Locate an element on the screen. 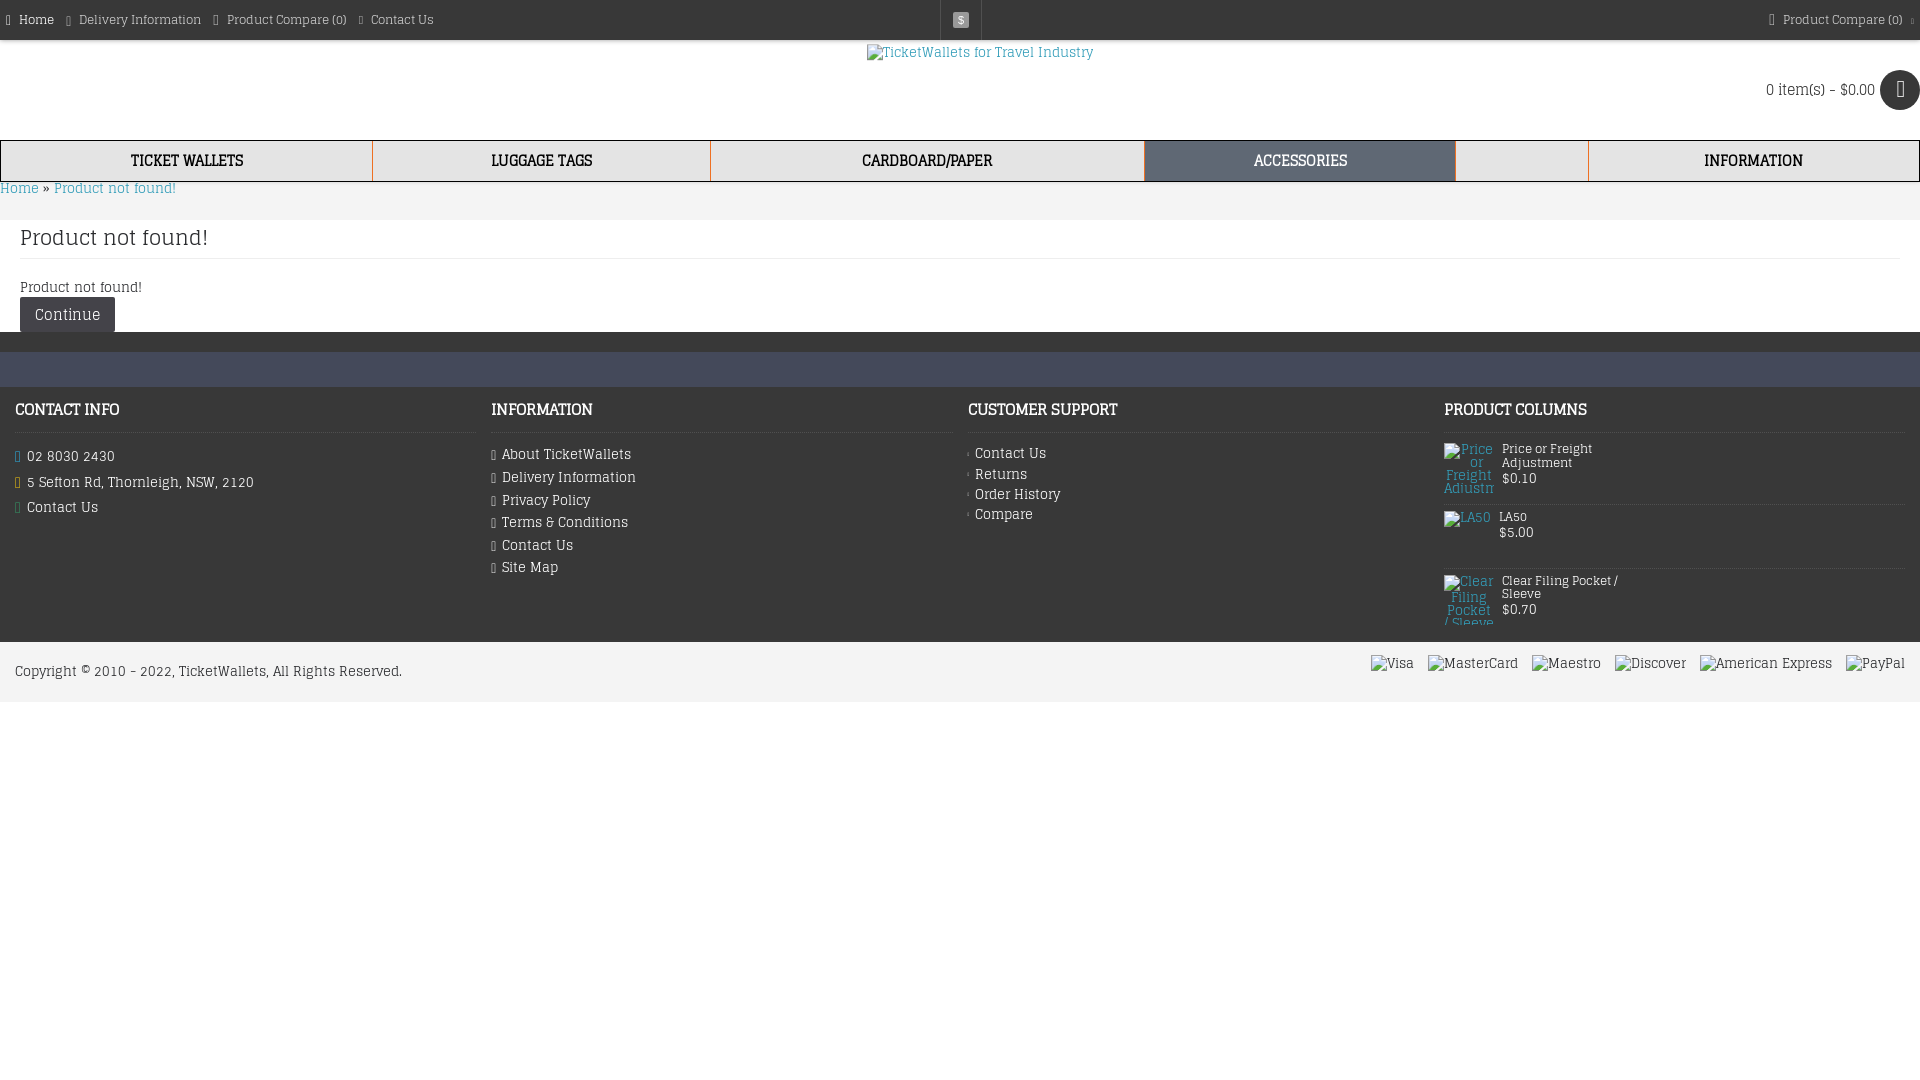 Image resolution: width=1920 pixels, height=1080 pixels. 'Privacy Policy' is located at coordinates (720, 500).